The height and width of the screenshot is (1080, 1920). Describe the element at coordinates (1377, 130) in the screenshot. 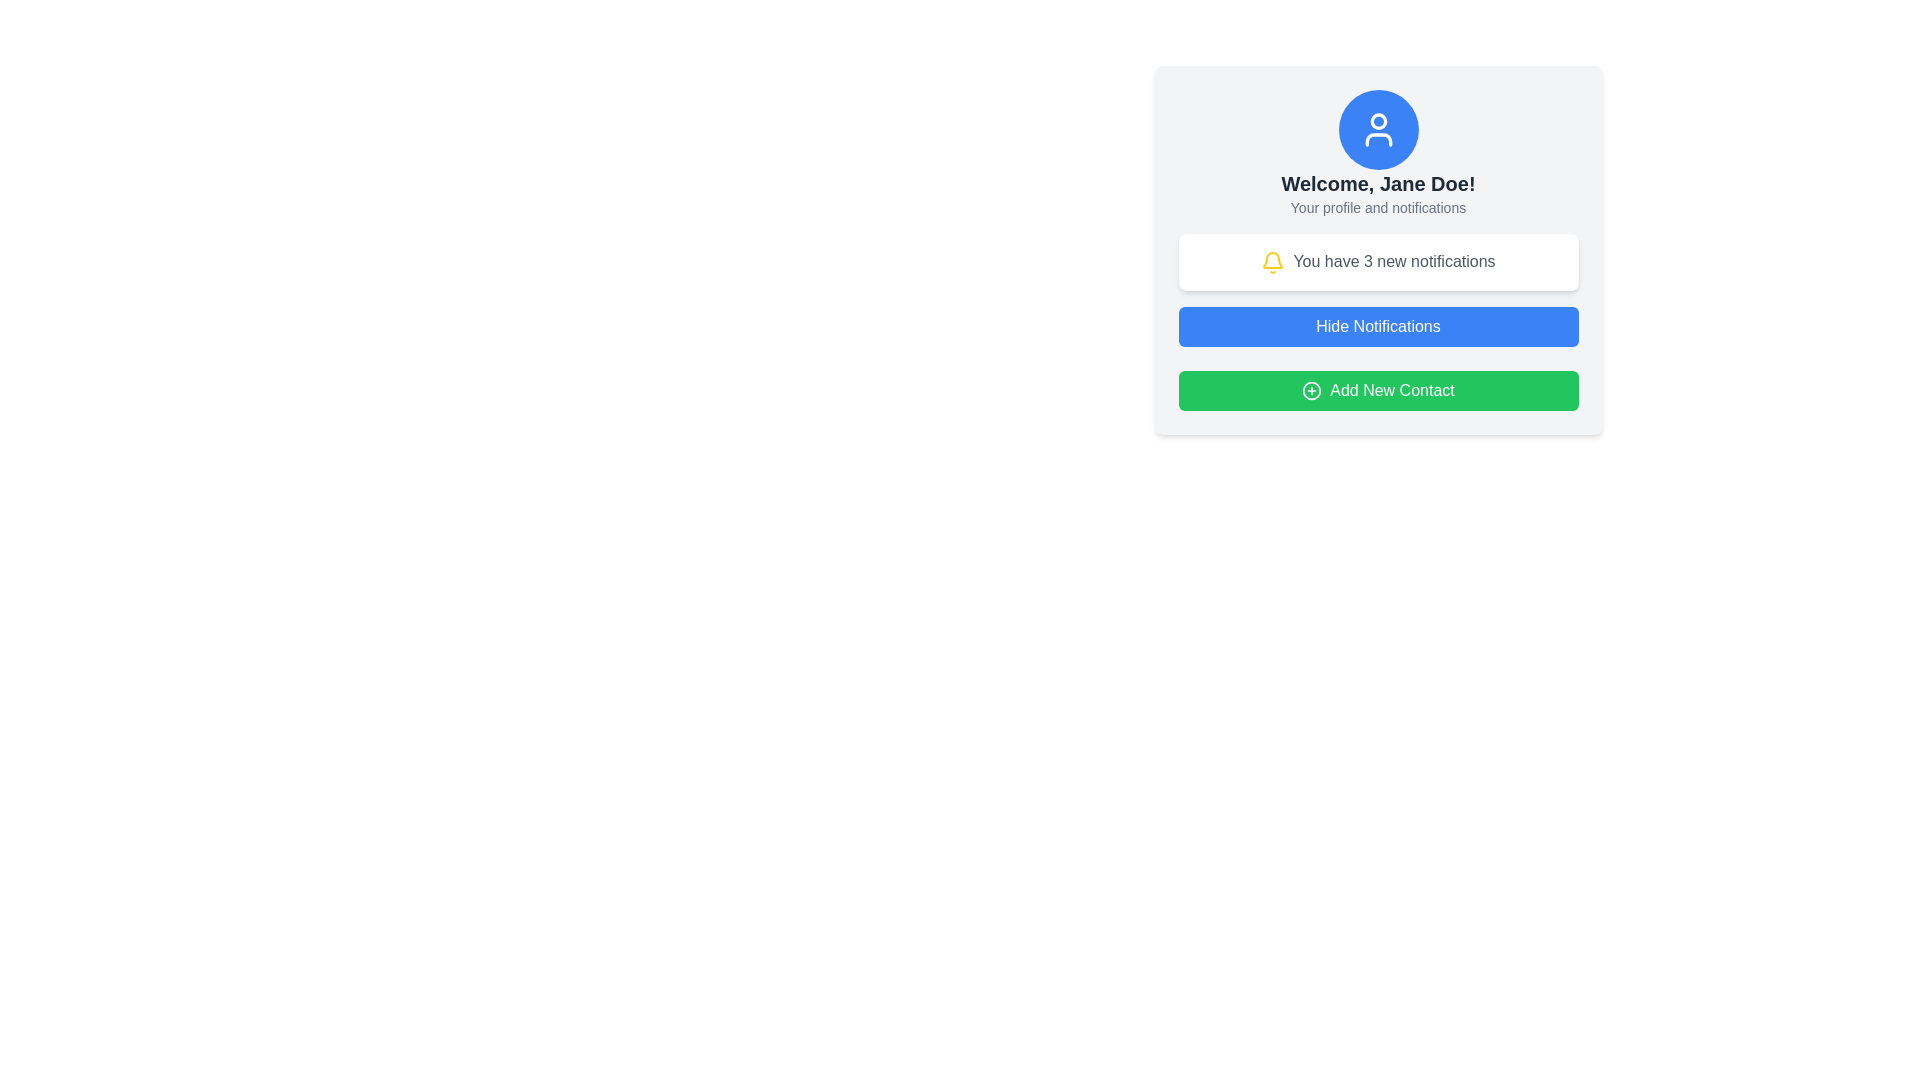

I see `the circular avatar icon with a blue background and white person silhouette located at the top-center of the profile card titled 'Welcome, Jane Doe! Your profile and notifications.'` at that location.